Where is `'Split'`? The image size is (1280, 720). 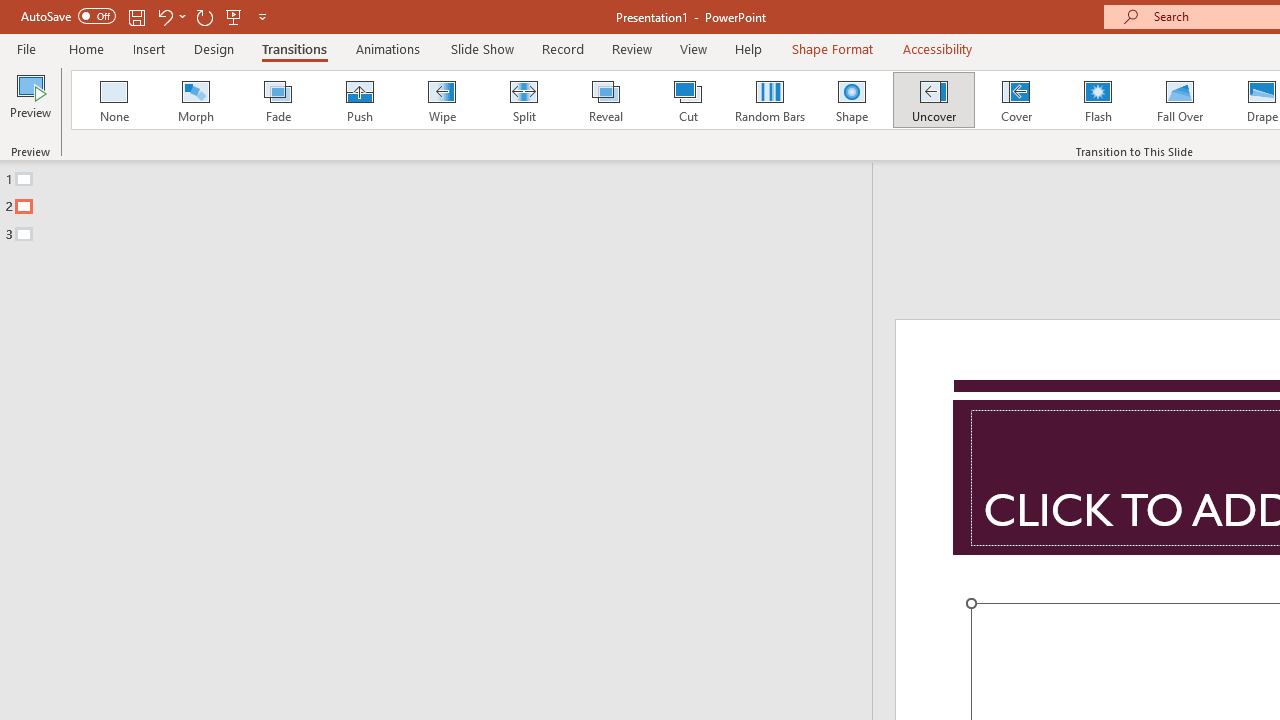
'Split' is located at coordinates (523, 100).